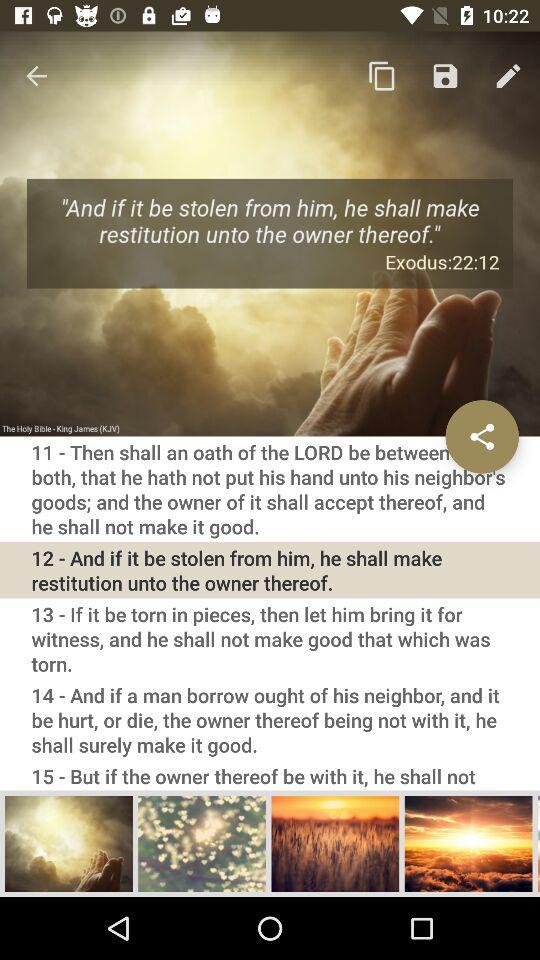 This screenshot has width=540, height=960. Describe the element at coordinates (270, 774) in the screenshot. I see `the 15 but if item` at that location.